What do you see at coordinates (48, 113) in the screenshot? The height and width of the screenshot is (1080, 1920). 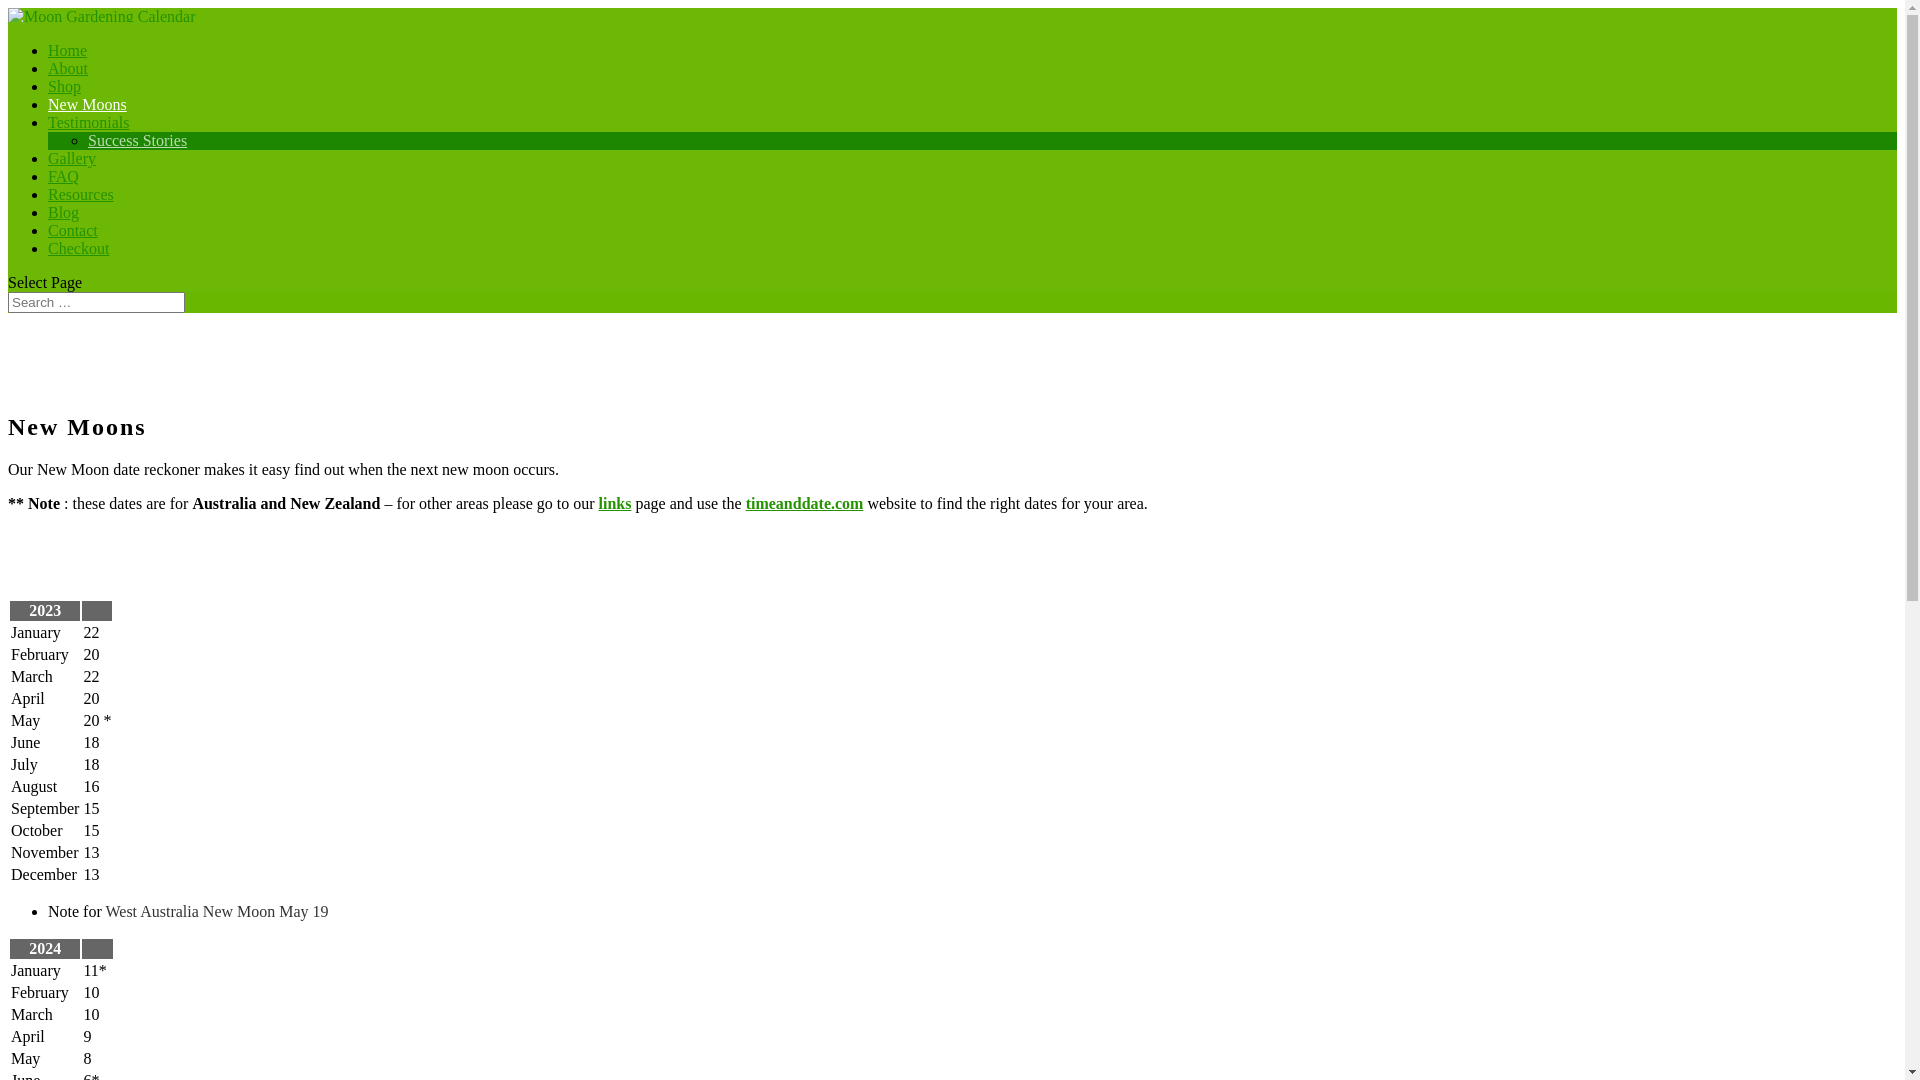 I see `'New Moons'` at bounding box center [48, 113].